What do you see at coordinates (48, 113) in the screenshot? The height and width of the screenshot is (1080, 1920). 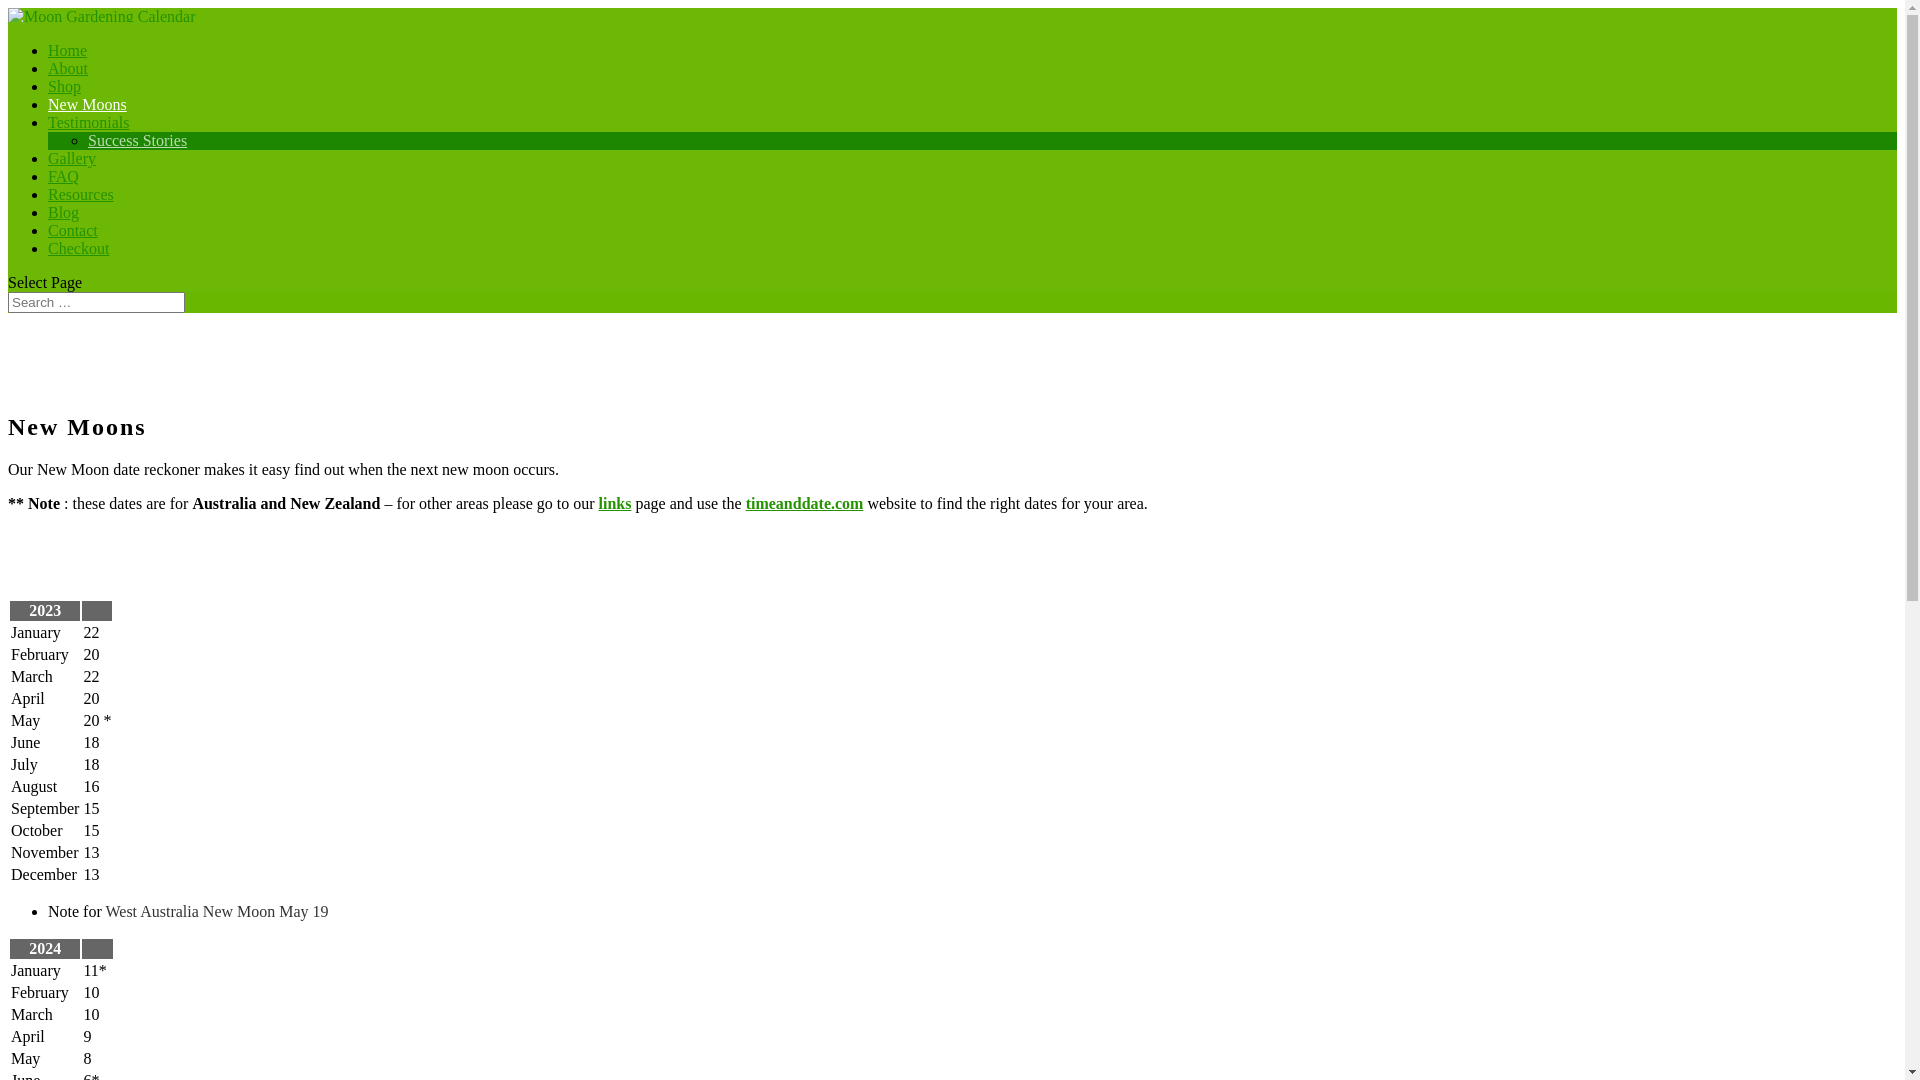 I see `'New Moons'` at bounding box center [48, 113].